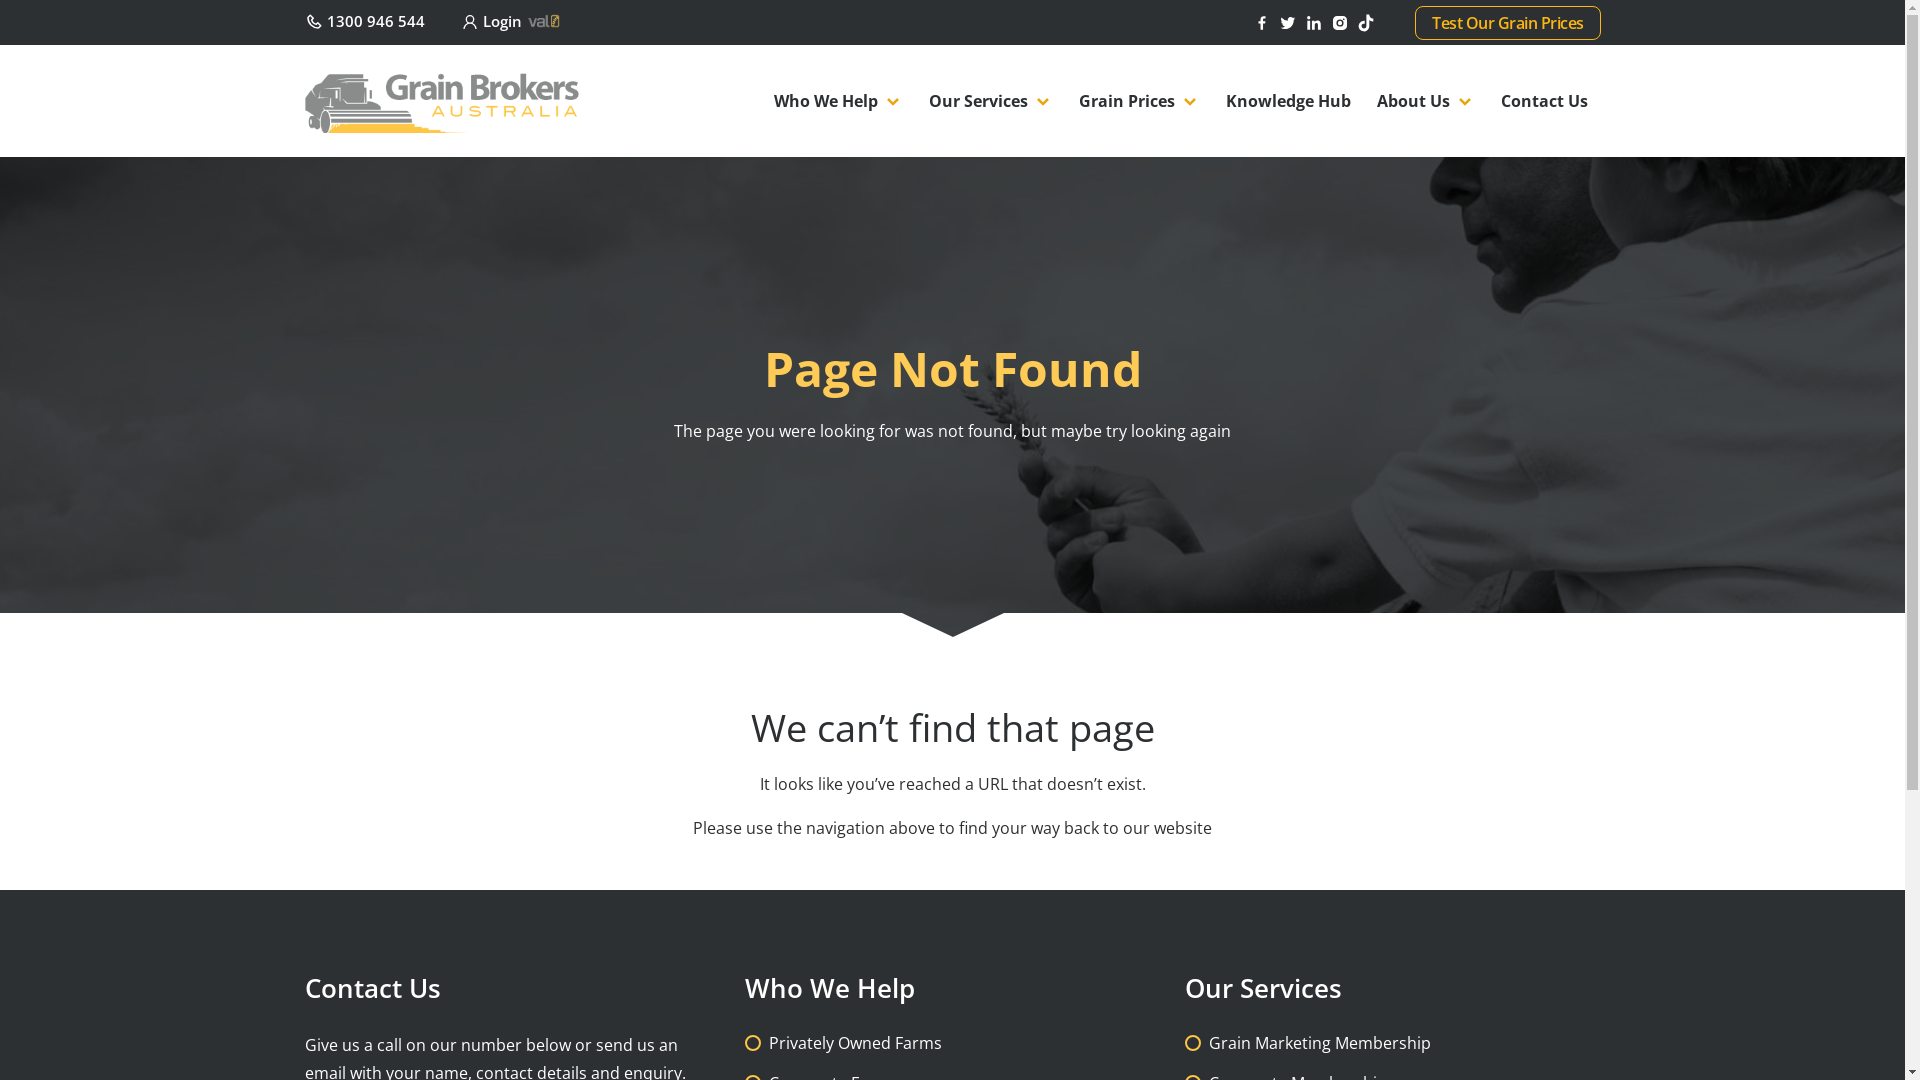 Image resolution: width=1920 pixels, height=1080 pixels. Describe the element at coordinates (1319, 1041) in the screenshot. I see `'Grain Marketing Membership'` at that location.